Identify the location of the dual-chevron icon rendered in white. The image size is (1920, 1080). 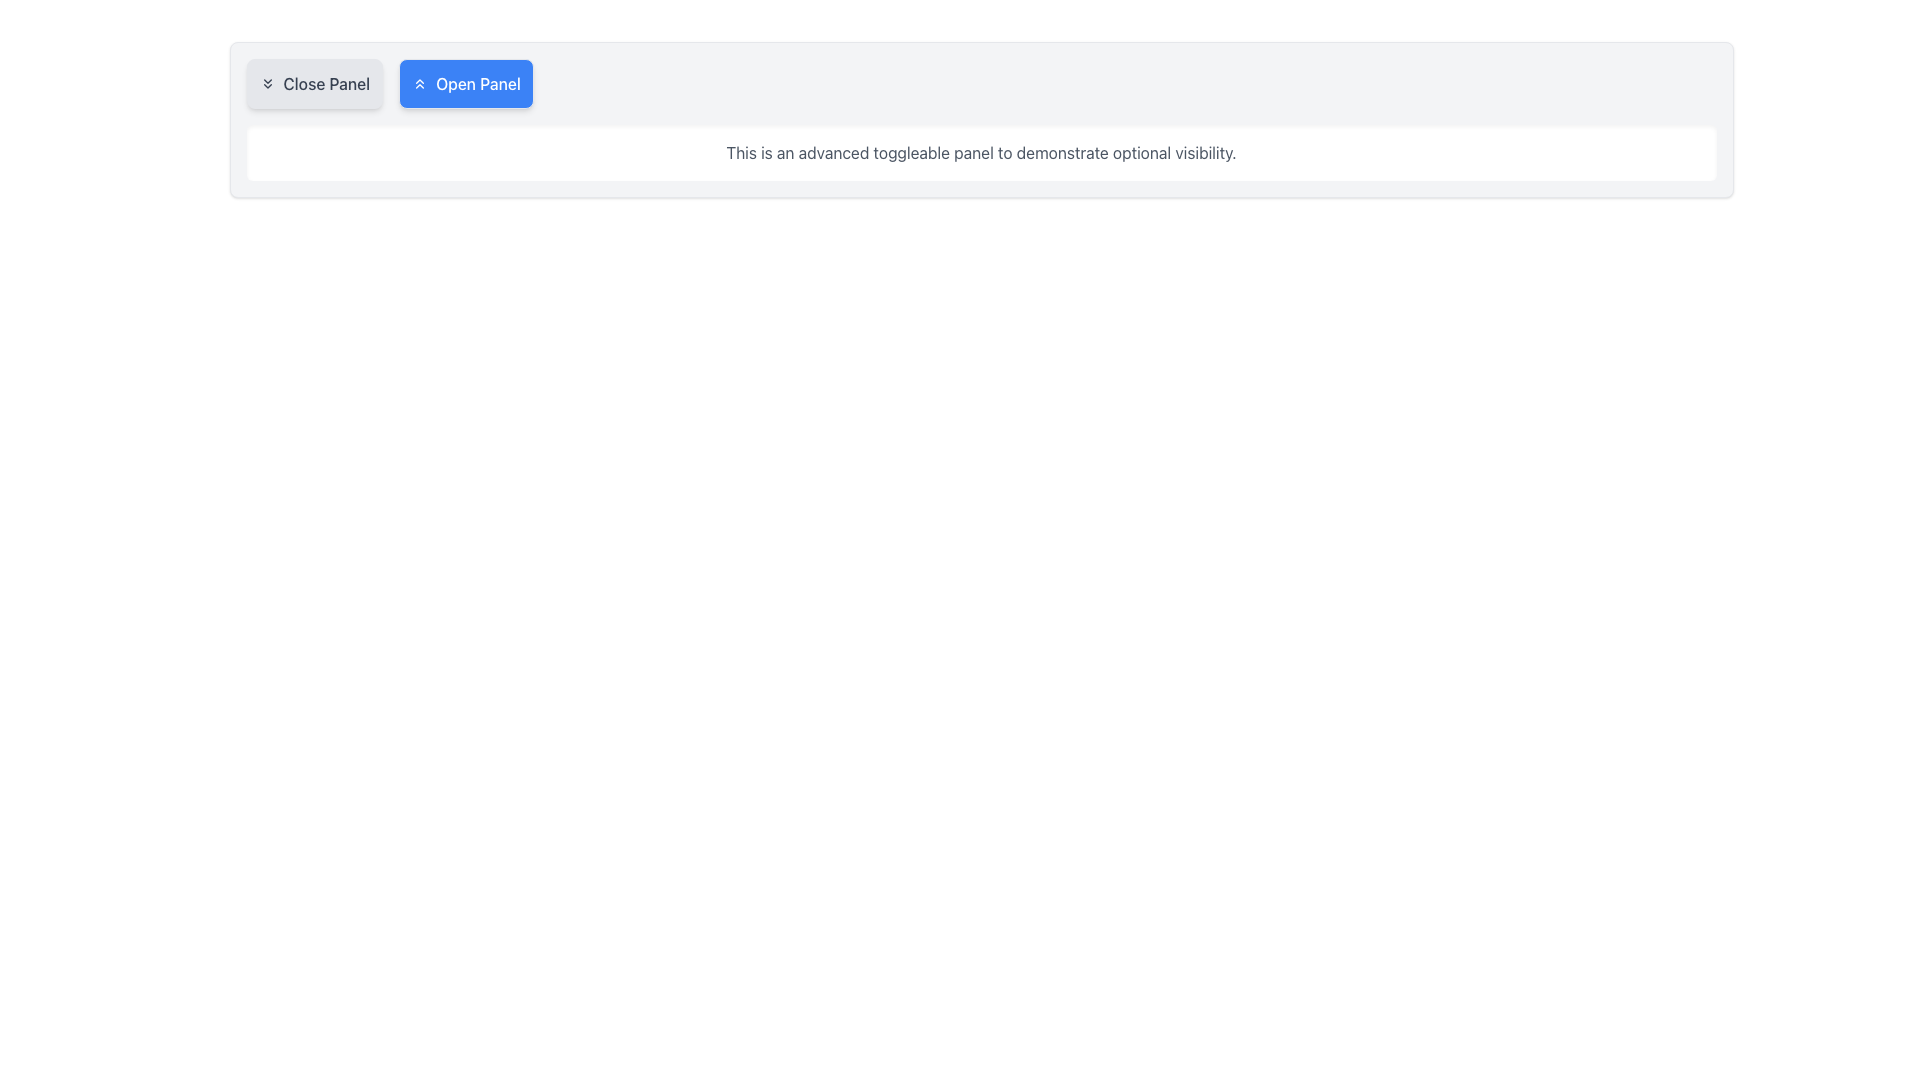
(419, 83).